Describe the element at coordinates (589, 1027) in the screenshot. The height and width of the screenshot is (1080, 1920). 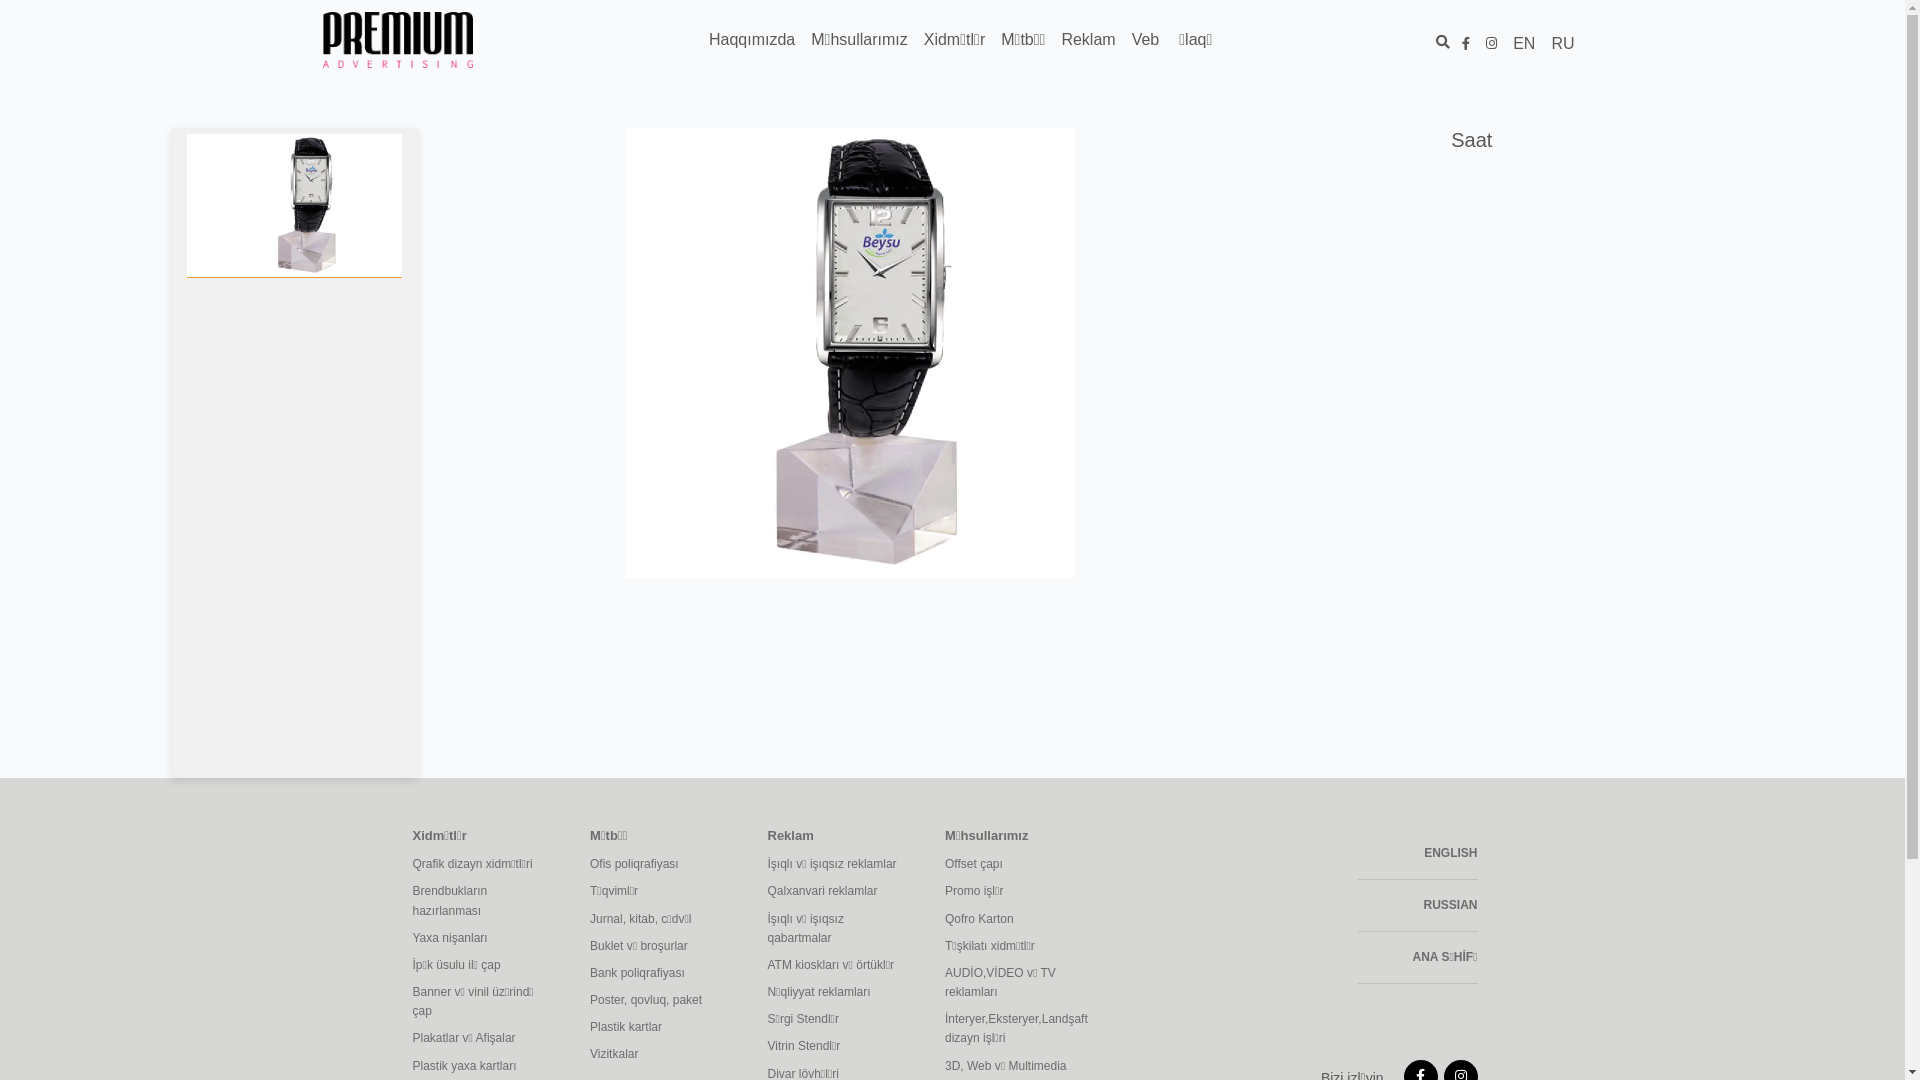
I see `'Plastik kartlar'` at that location.